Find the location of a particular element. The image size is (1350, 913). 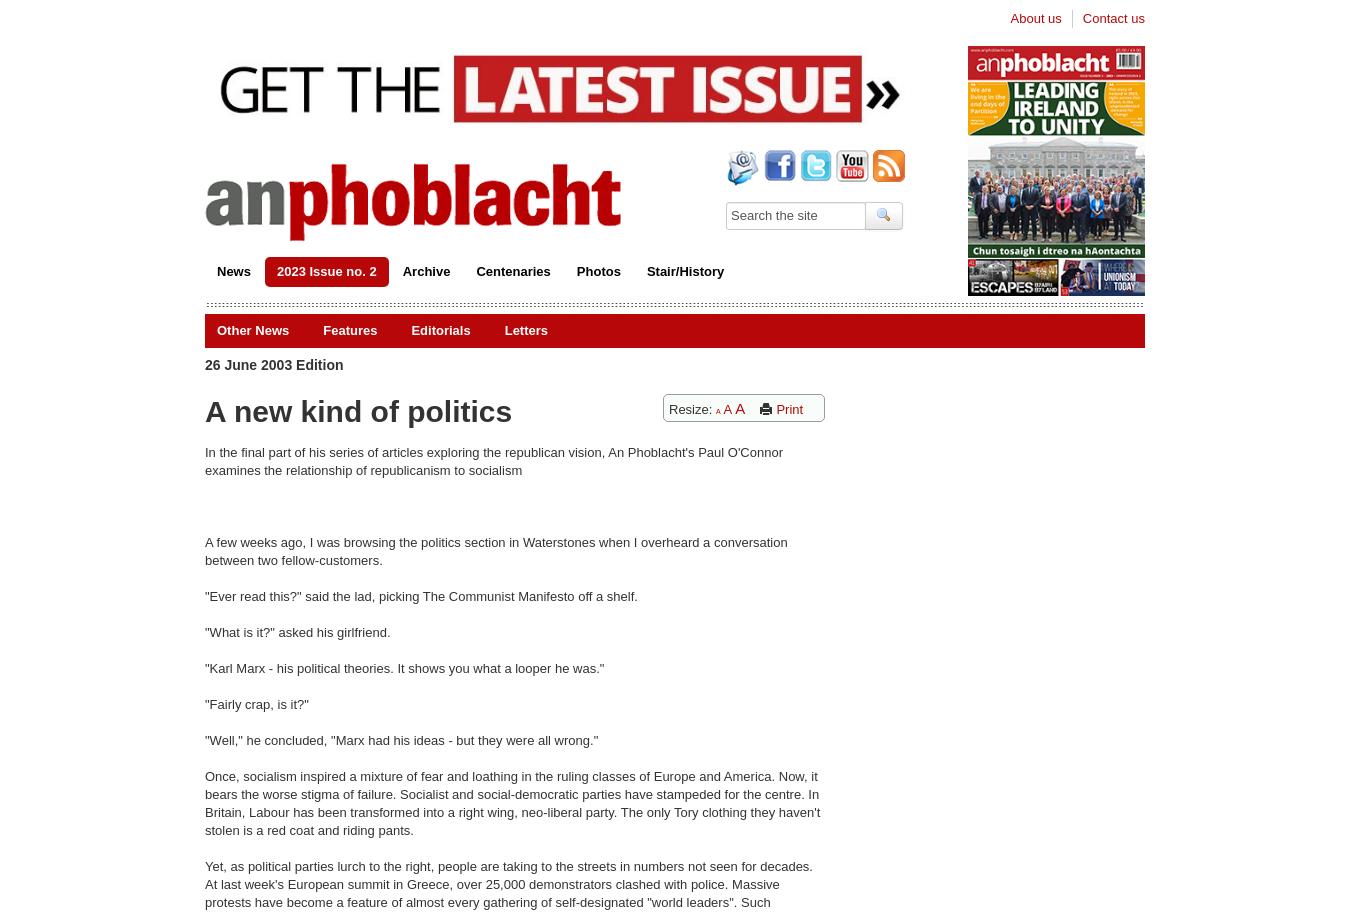

'"Ever read this?" said the lad, picking The Communist Manifesto off a shelf.' is located at coordinates (421, 596).